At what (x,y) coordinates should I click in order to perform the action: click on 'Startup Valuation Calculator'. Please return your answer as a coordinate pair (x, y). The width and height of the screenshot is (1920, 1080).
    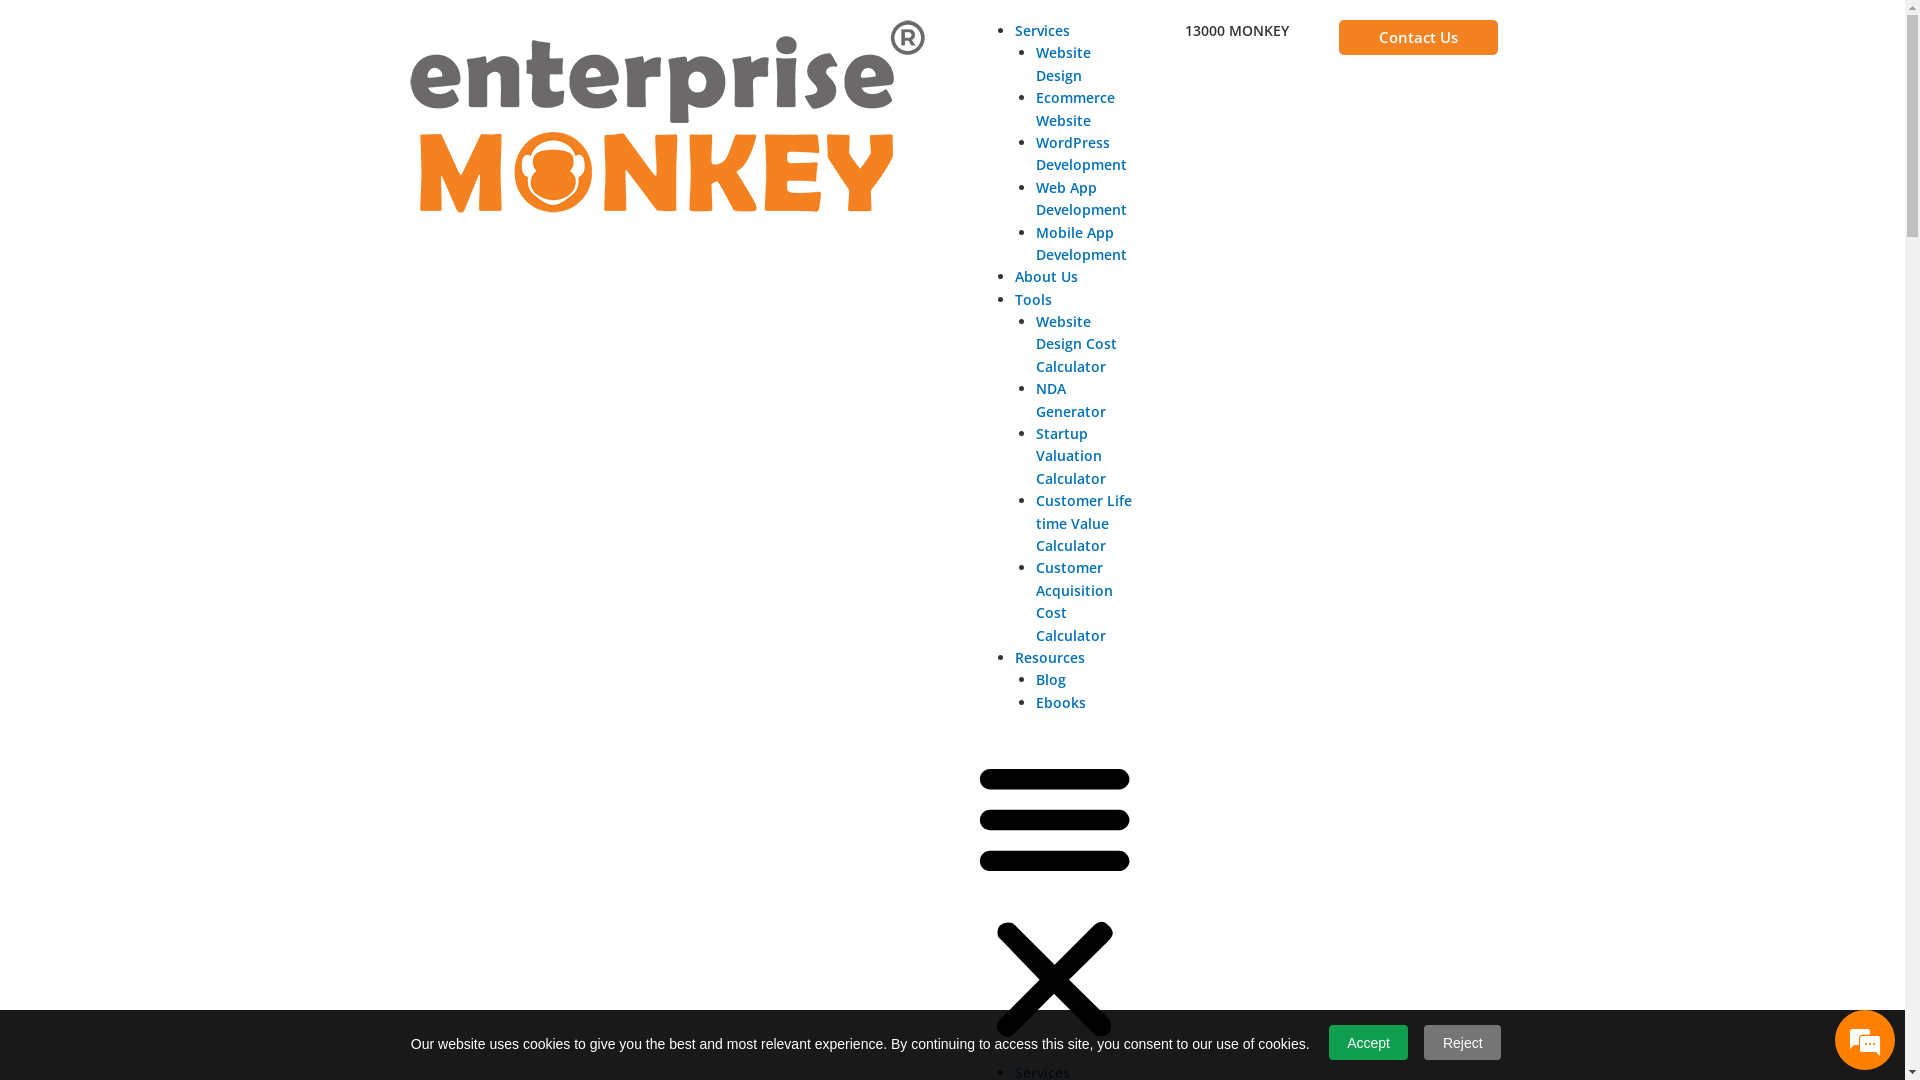
    Looking at the image, I should click on (1069, 455).